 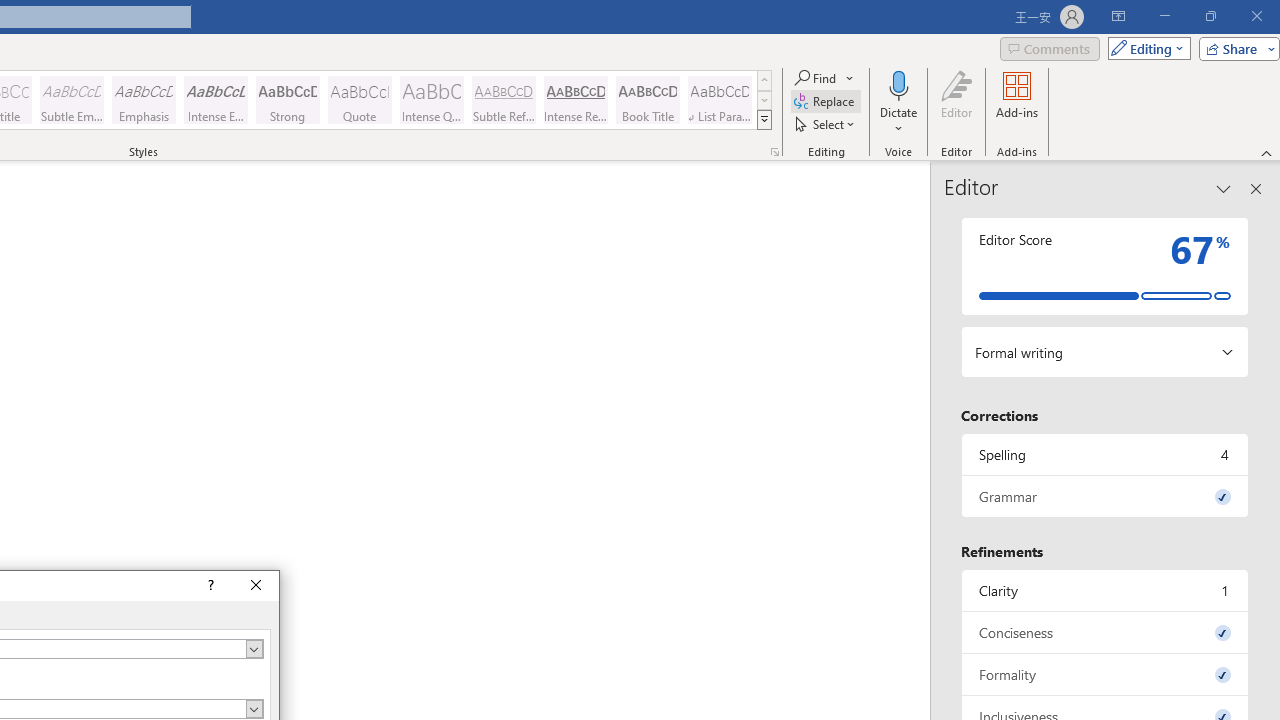 What do you see at coordinates (1104, 632) in the screenshot?
I see `'Conciseness, 0 issues. Press space or enter to review items.'` at bounding box center [1104, 632].